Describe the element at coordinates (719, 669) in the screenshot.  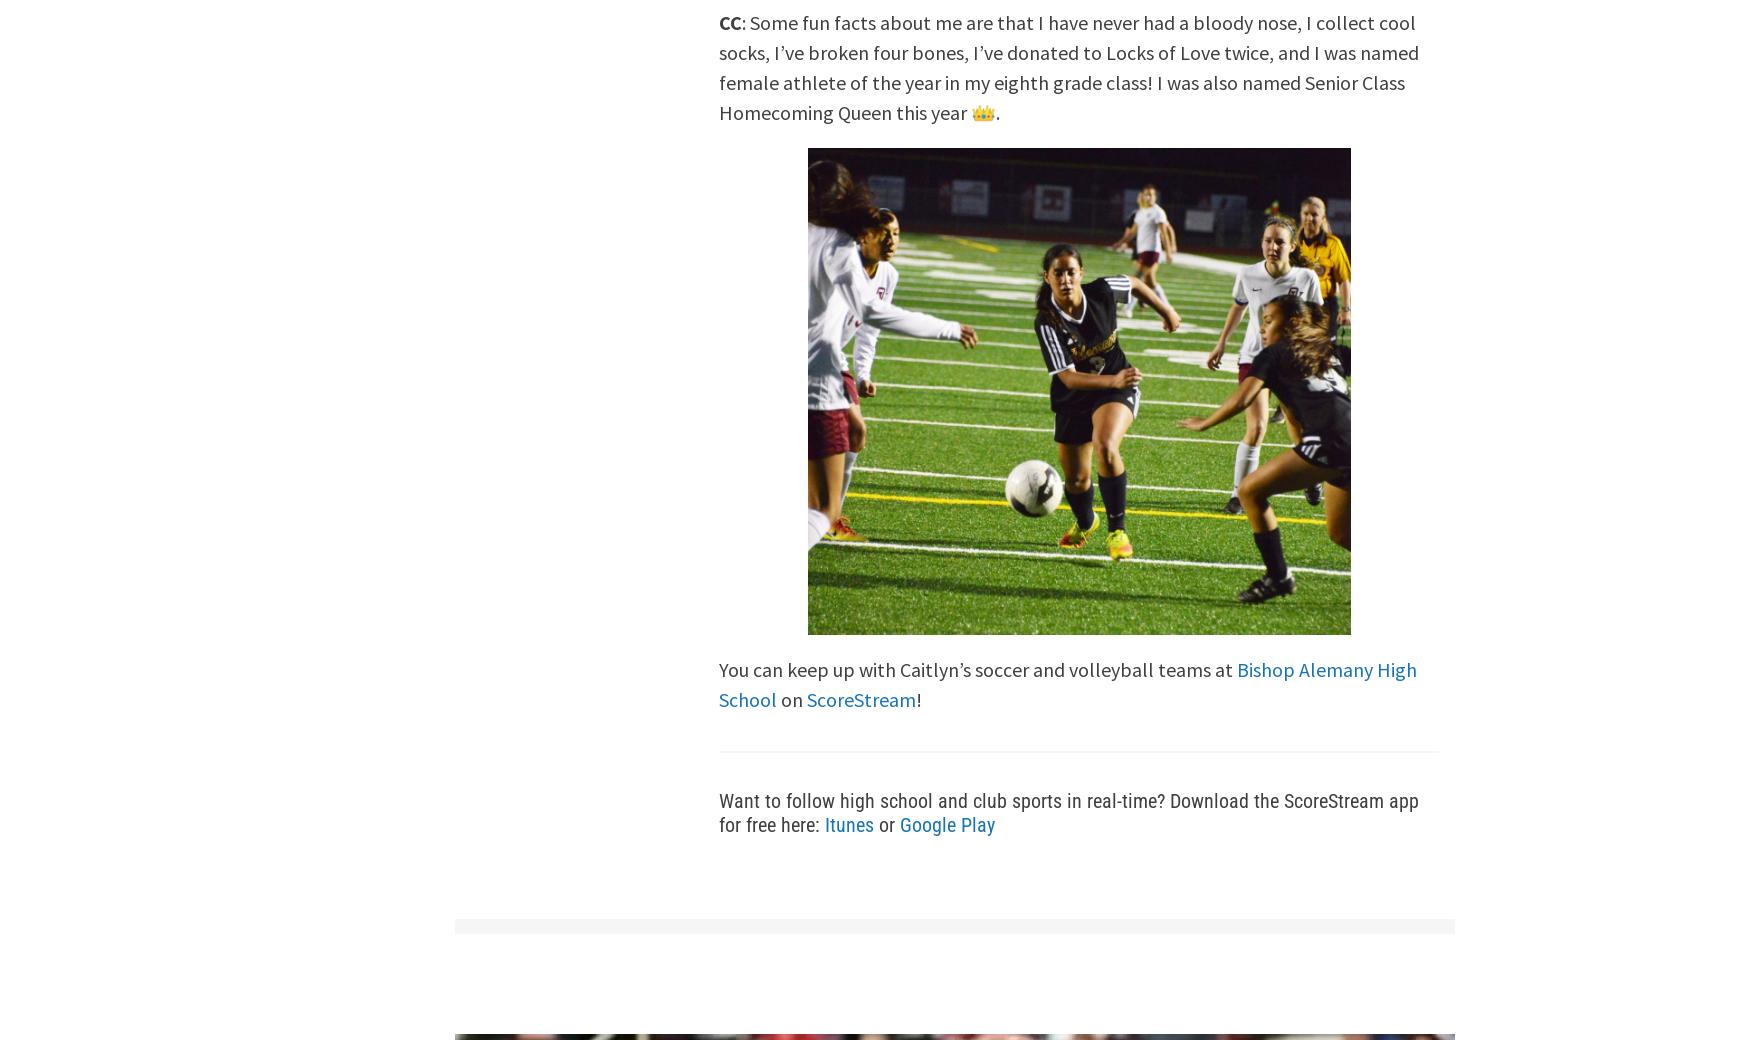
I see `'You can keep up with Caitlyn’s soccer and volleyball teams at'` at that location.